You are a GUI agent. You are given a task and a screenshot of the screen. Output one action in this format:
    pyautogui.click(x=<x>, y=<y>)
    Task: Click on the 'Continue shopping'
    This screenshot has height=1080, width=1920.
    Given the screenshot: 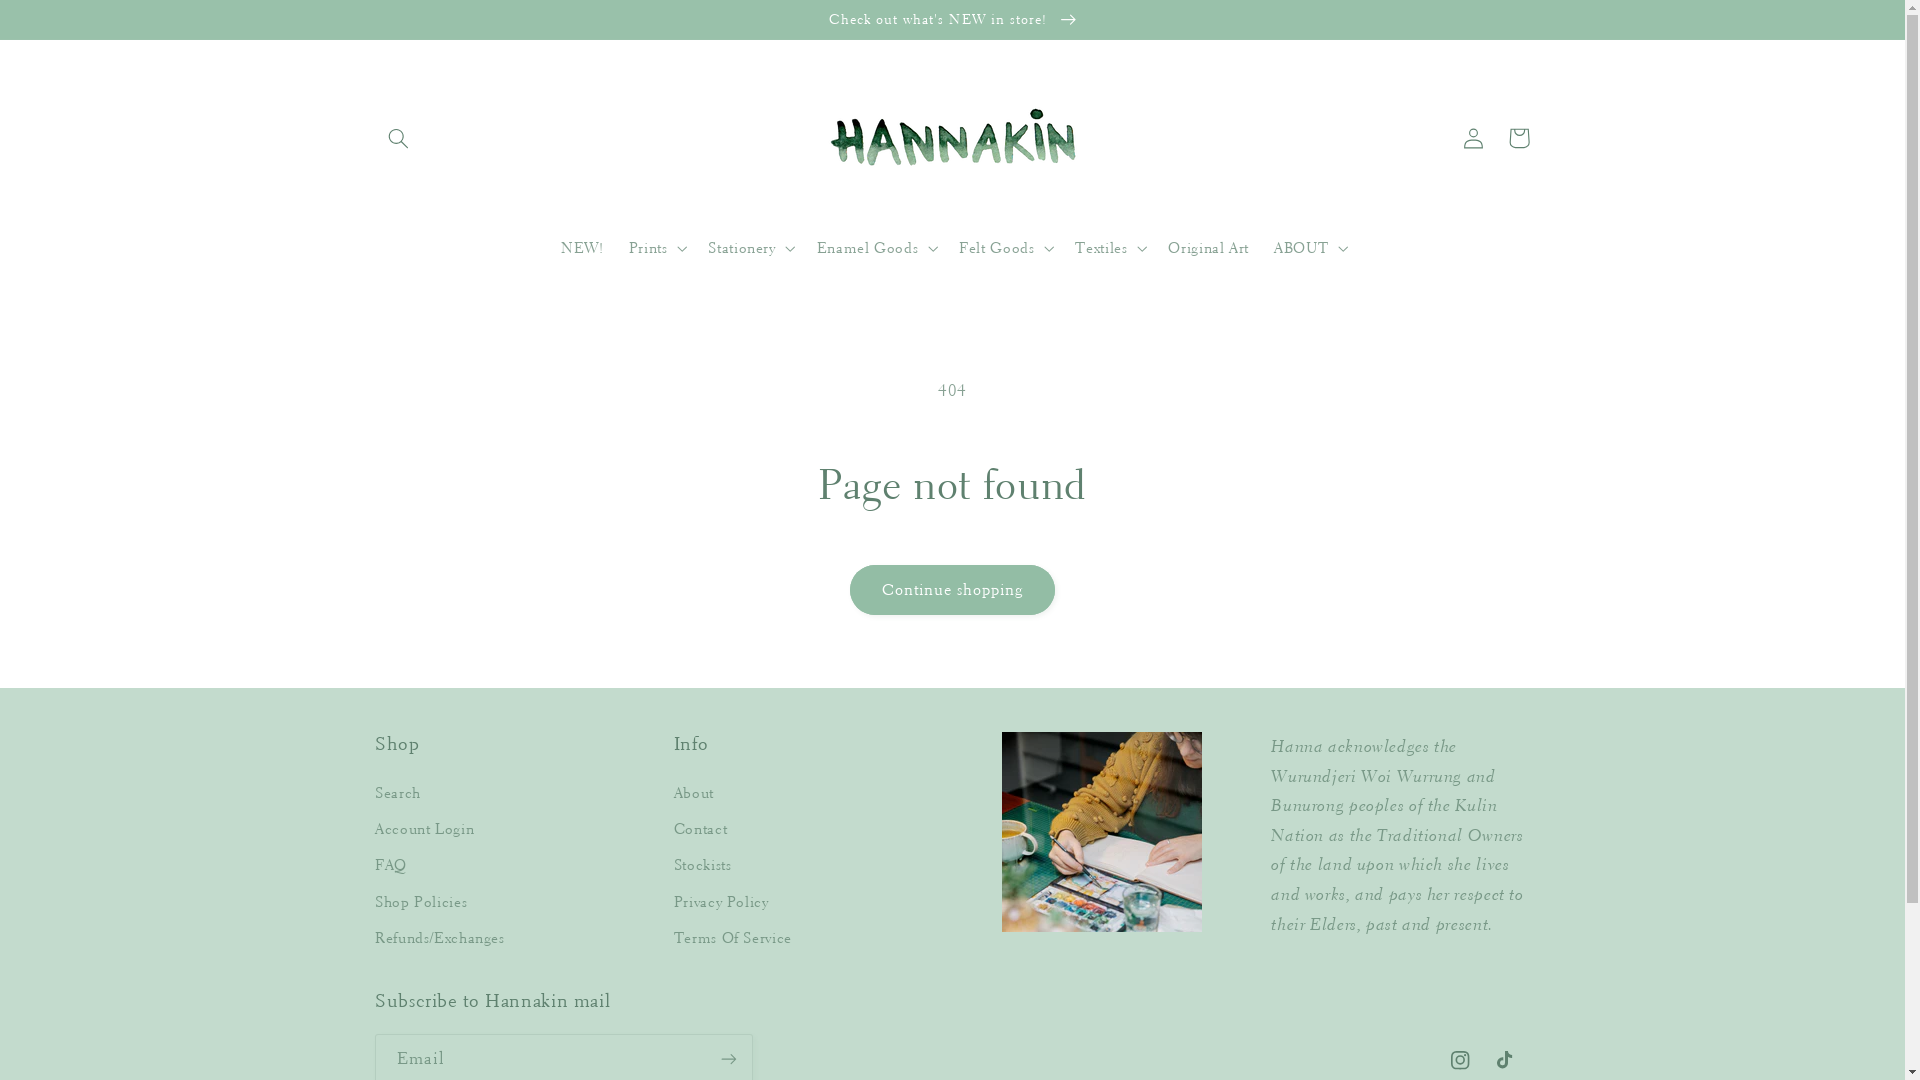 What is the action you would take?
    pyautogui.click(x=951, y=588)
    